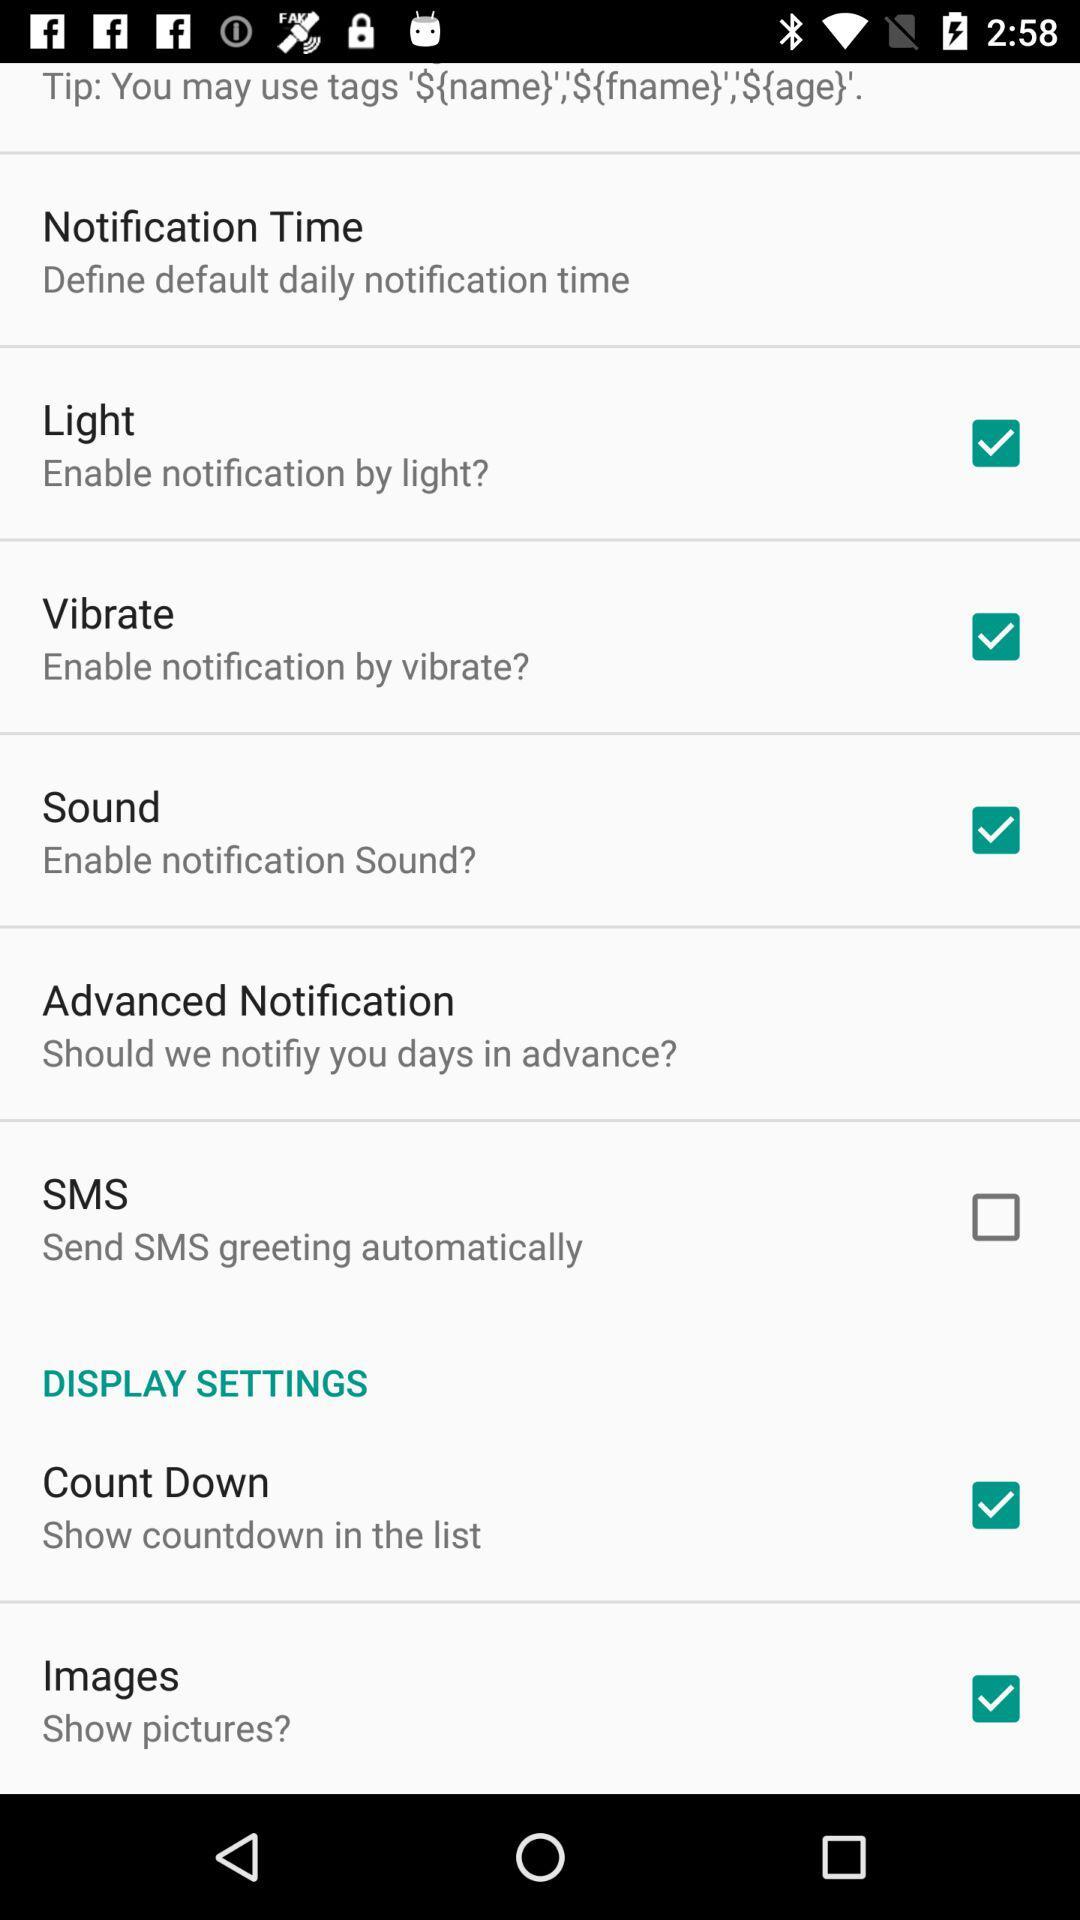  Describe the element at coordinates (312, 1244) in the screenshot. I see `item above the display settings app` at that location.